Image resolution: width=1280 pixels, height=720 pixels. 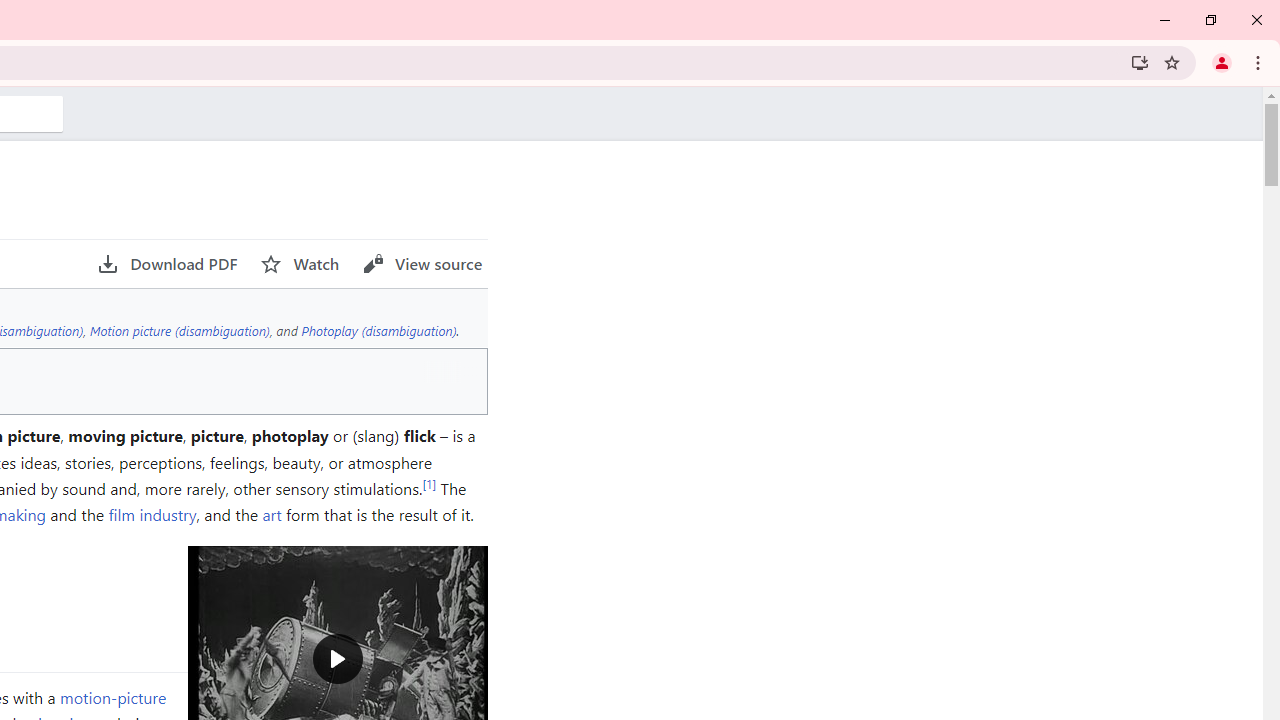 I want to click on 'Motion picture (disambiguation)', so click(x=179, y=329).